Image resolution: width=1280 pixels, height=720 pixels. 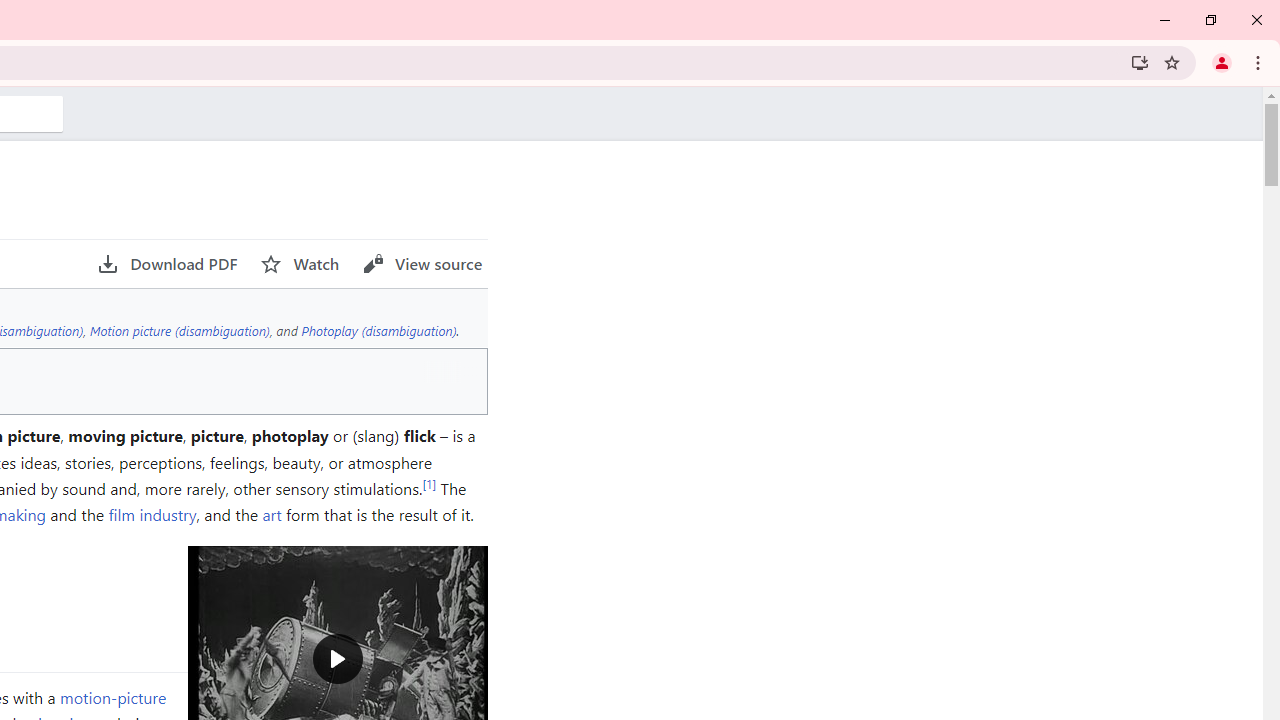 I want to click on 'Motion picture (disambiguation)', so click(x=179, y=329).